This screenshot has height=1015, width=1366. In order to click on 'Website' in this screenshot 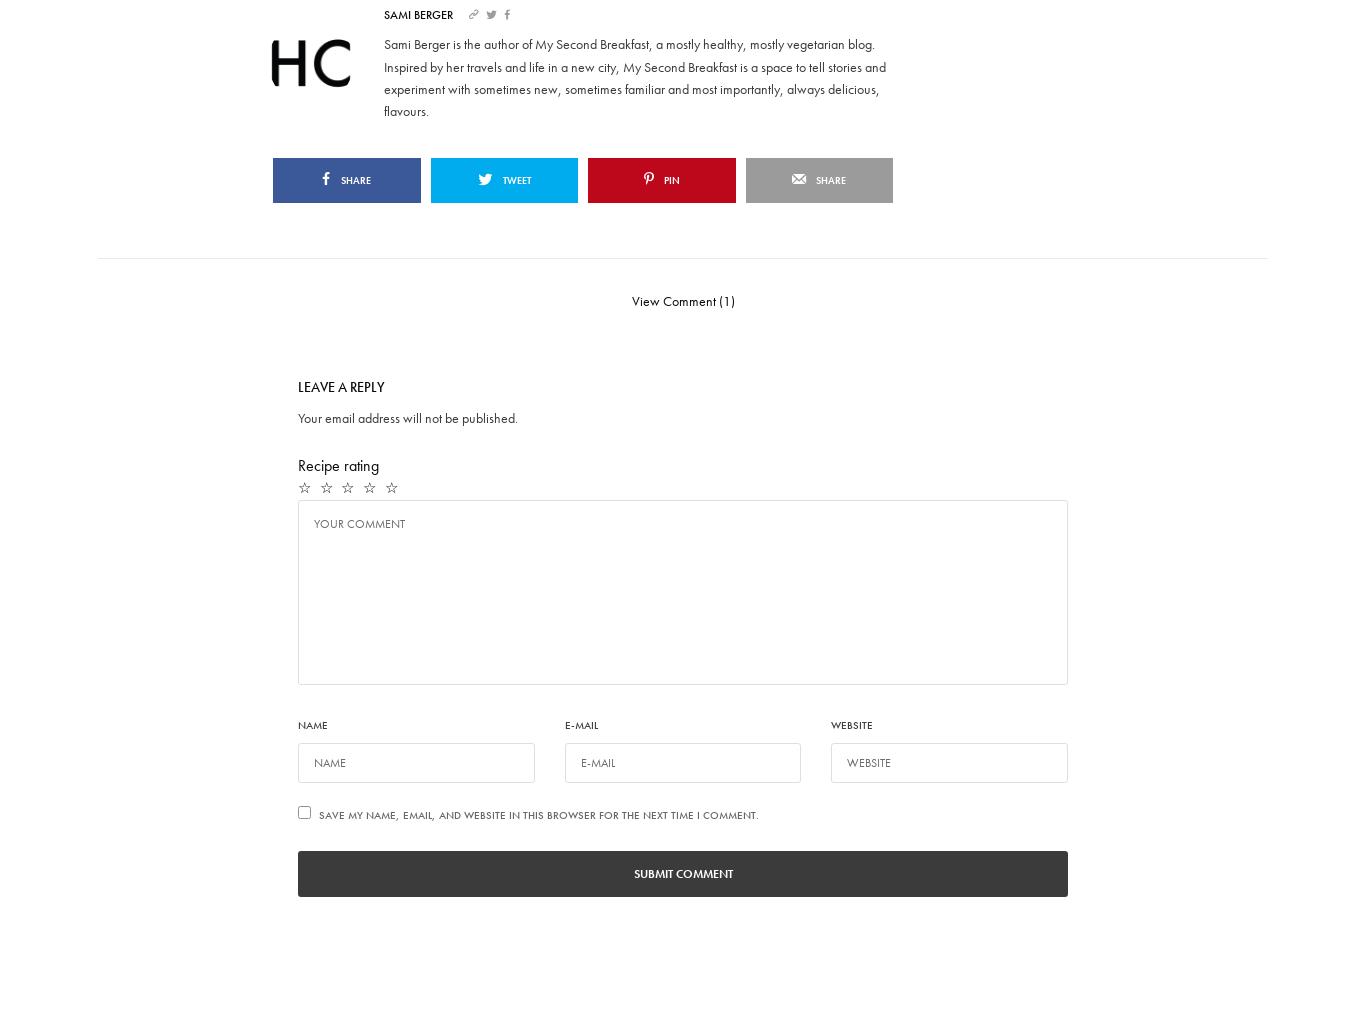, I will do `click(829, 723)`.